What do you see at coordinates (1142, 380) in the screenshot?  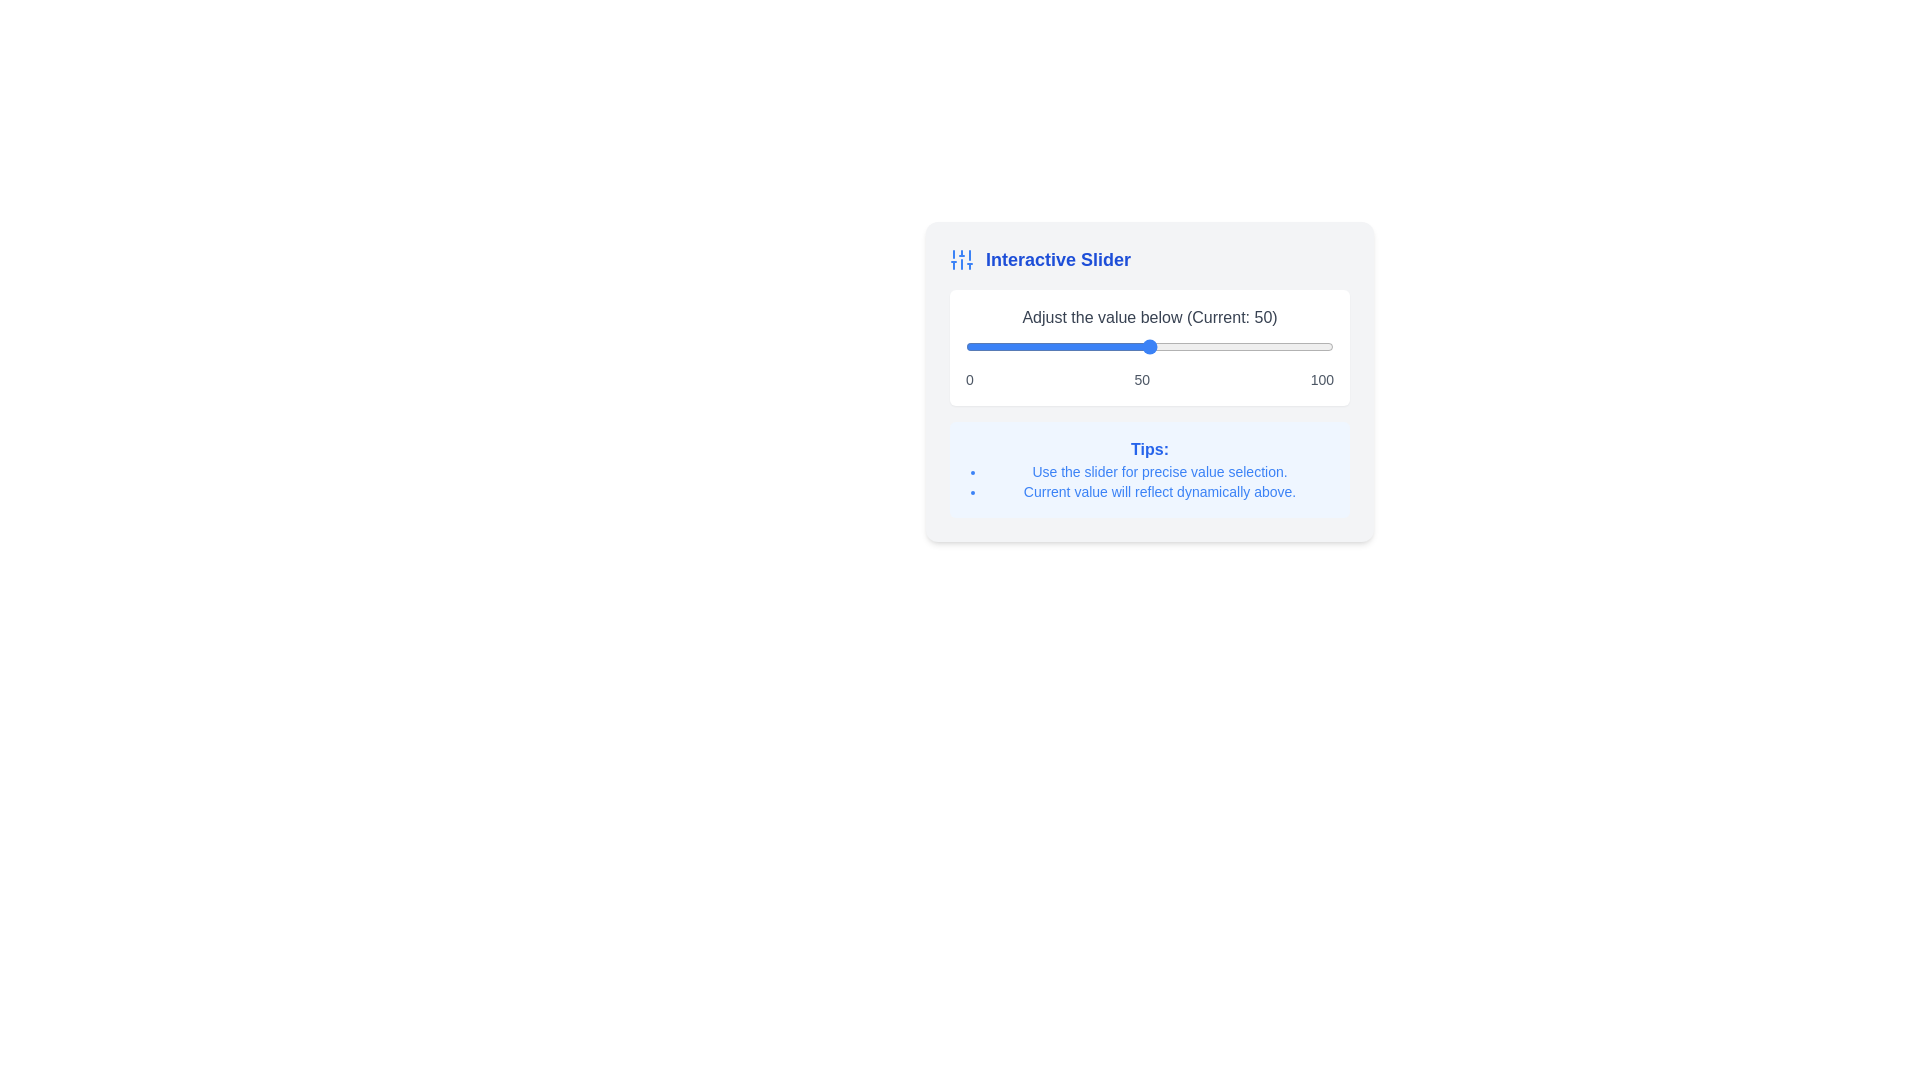 I see `the text label displaying the number '50', which is centrally positioned between the text elements '0' and '100' on a horizontal strip beneath a slider component` at bounding box center [1142, 380].